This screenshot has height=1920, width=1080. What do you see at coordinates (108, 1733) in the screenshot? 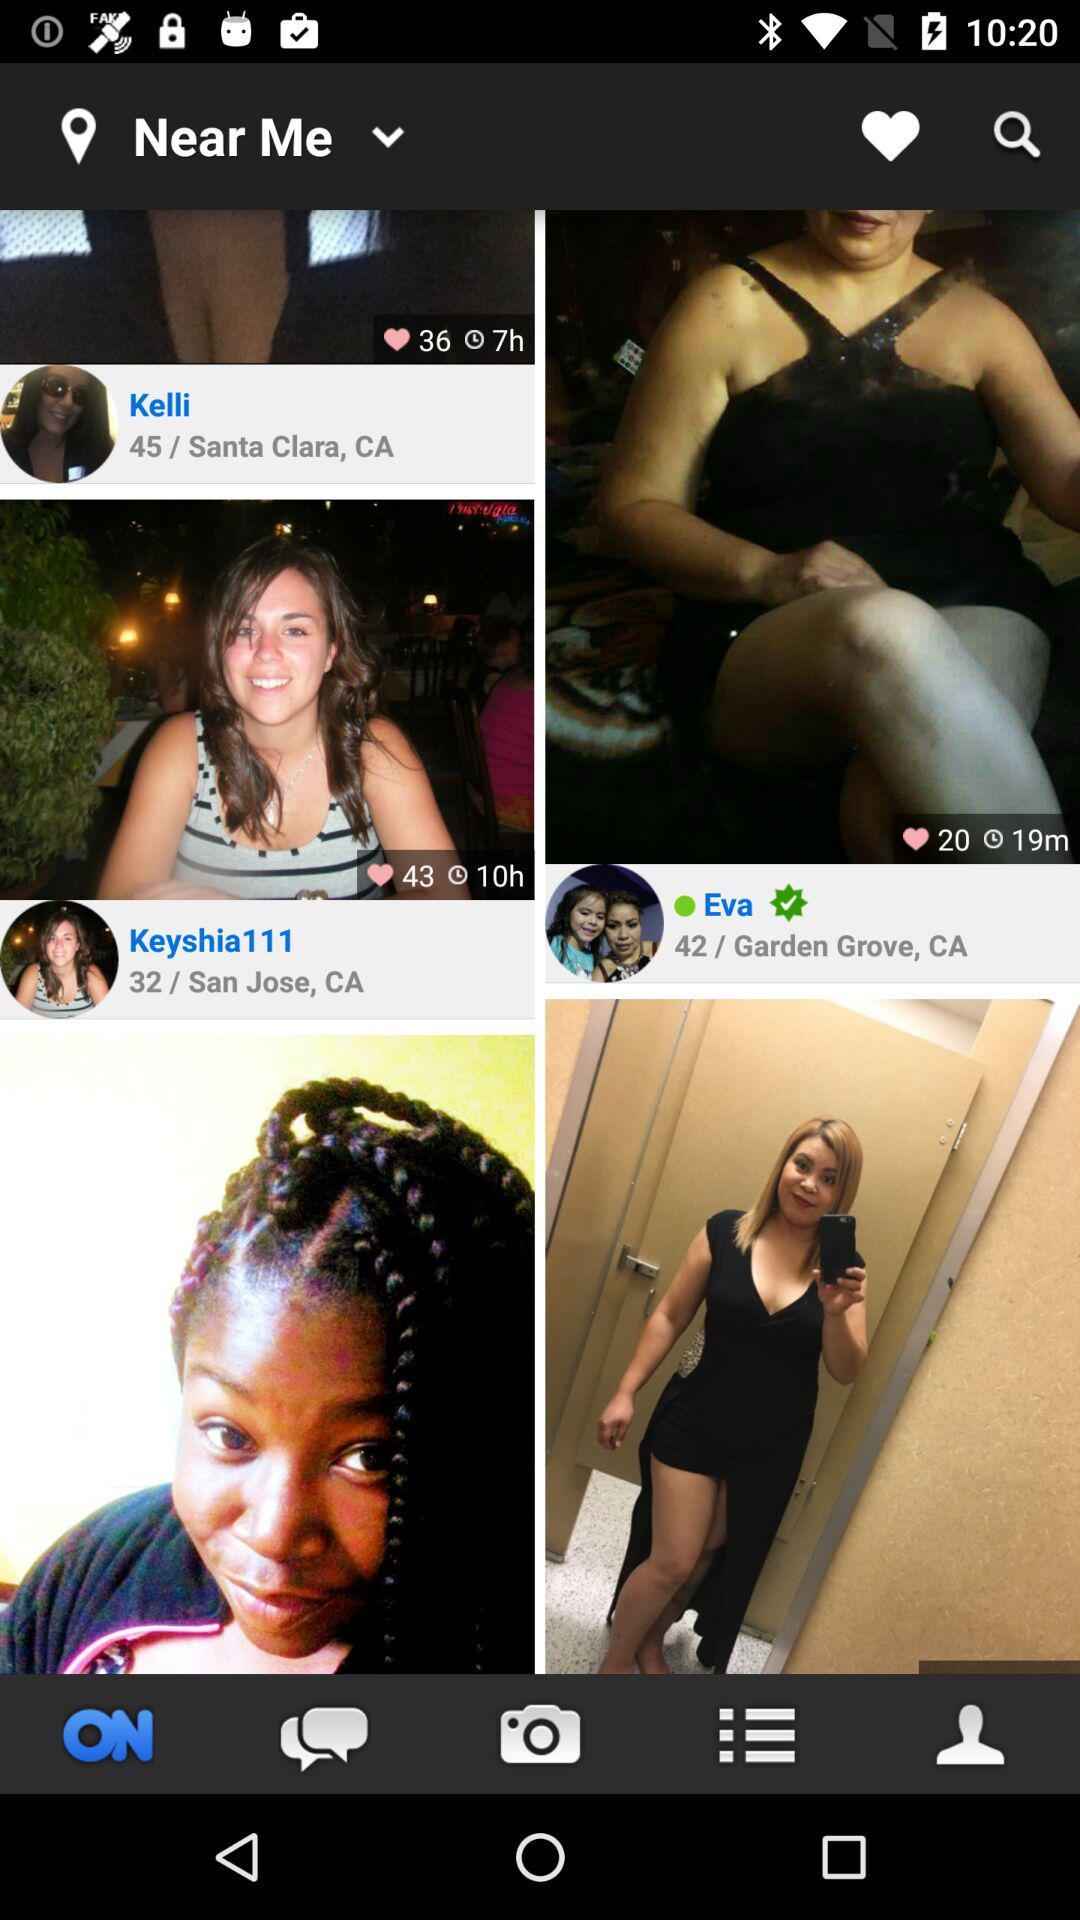
I see `the sliders icon` at bounding box center [108, 1733].